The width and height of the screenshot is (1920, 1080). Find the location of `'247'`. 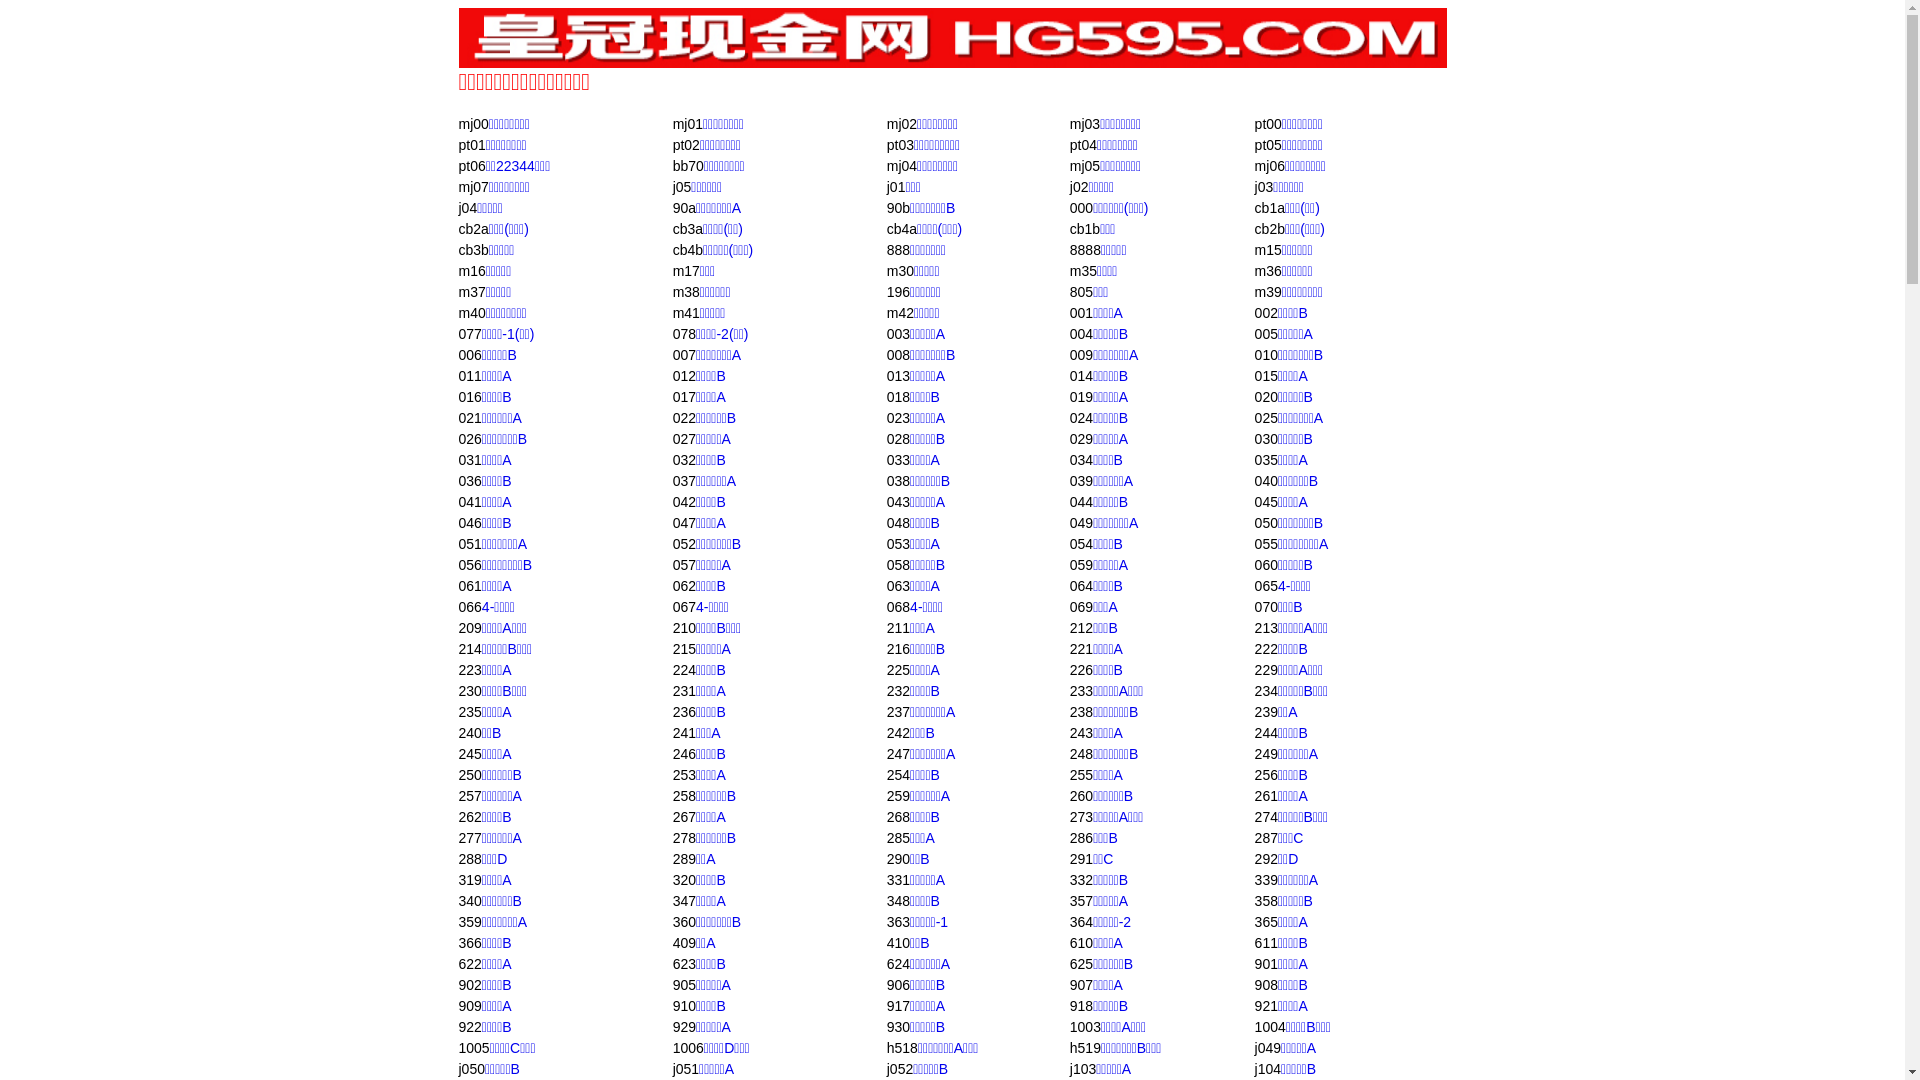

'247' is located at coordinates (897, 753).